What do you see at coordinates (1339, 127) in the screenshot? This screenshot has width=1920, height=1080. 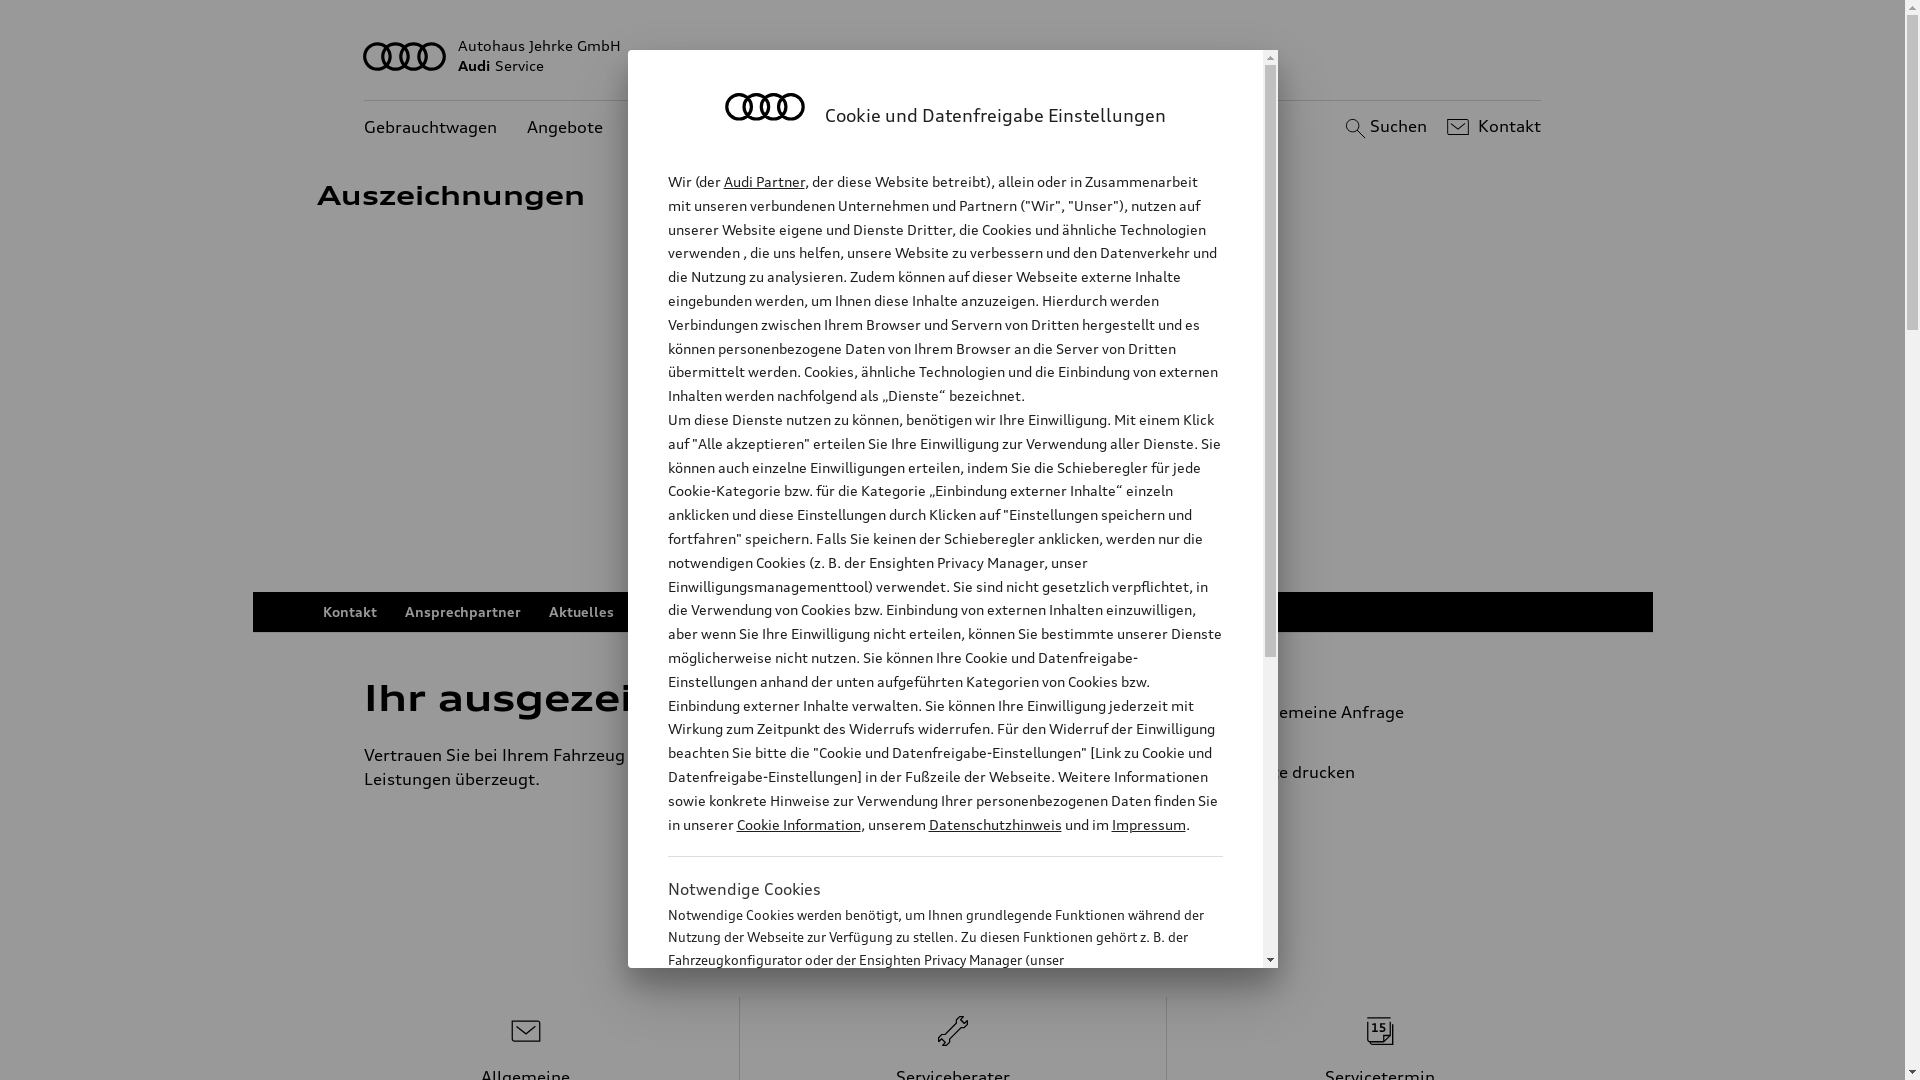 I see `'Suchen'` at bounding box center [1339, 127].